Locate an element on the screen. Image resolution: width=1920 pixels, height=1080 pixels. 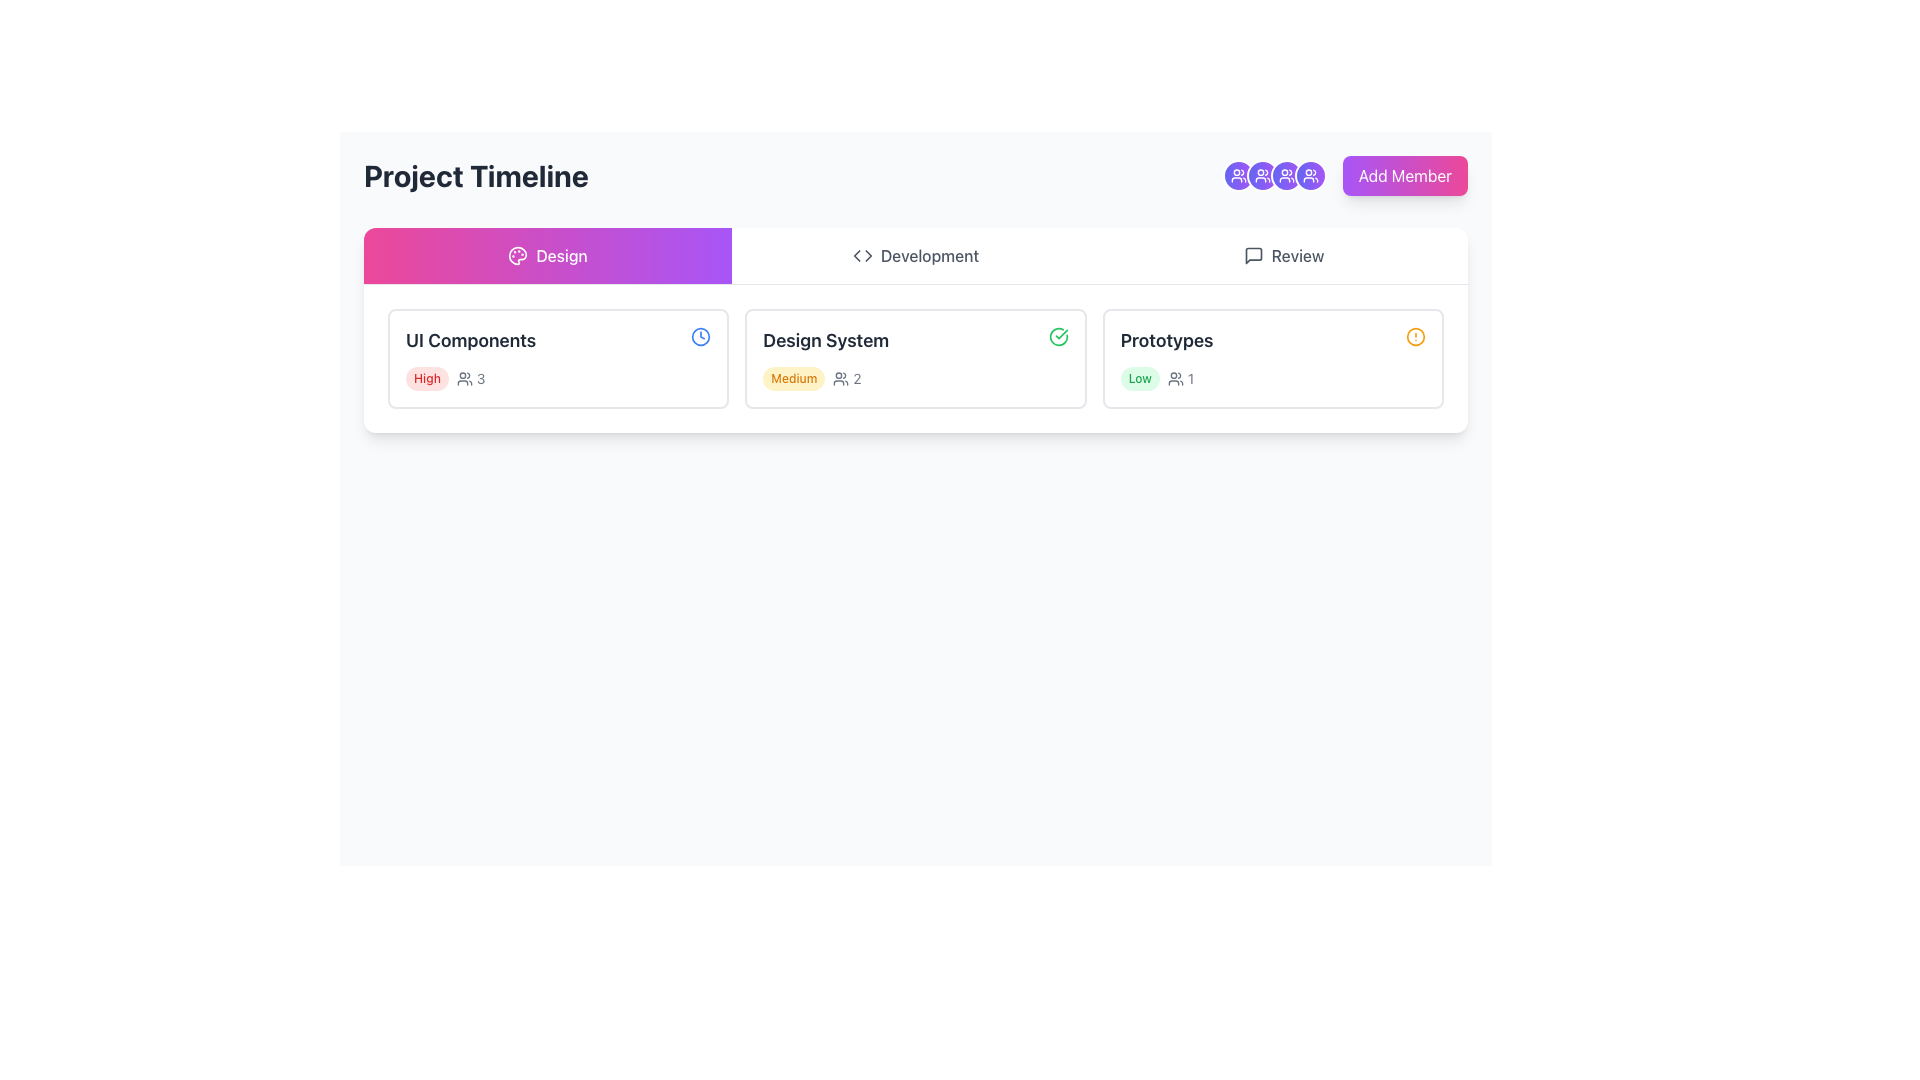
the informational cluster that provides details about the 'Prototypes' section, including priority and related metrics is located at coordinates (1271, 378).